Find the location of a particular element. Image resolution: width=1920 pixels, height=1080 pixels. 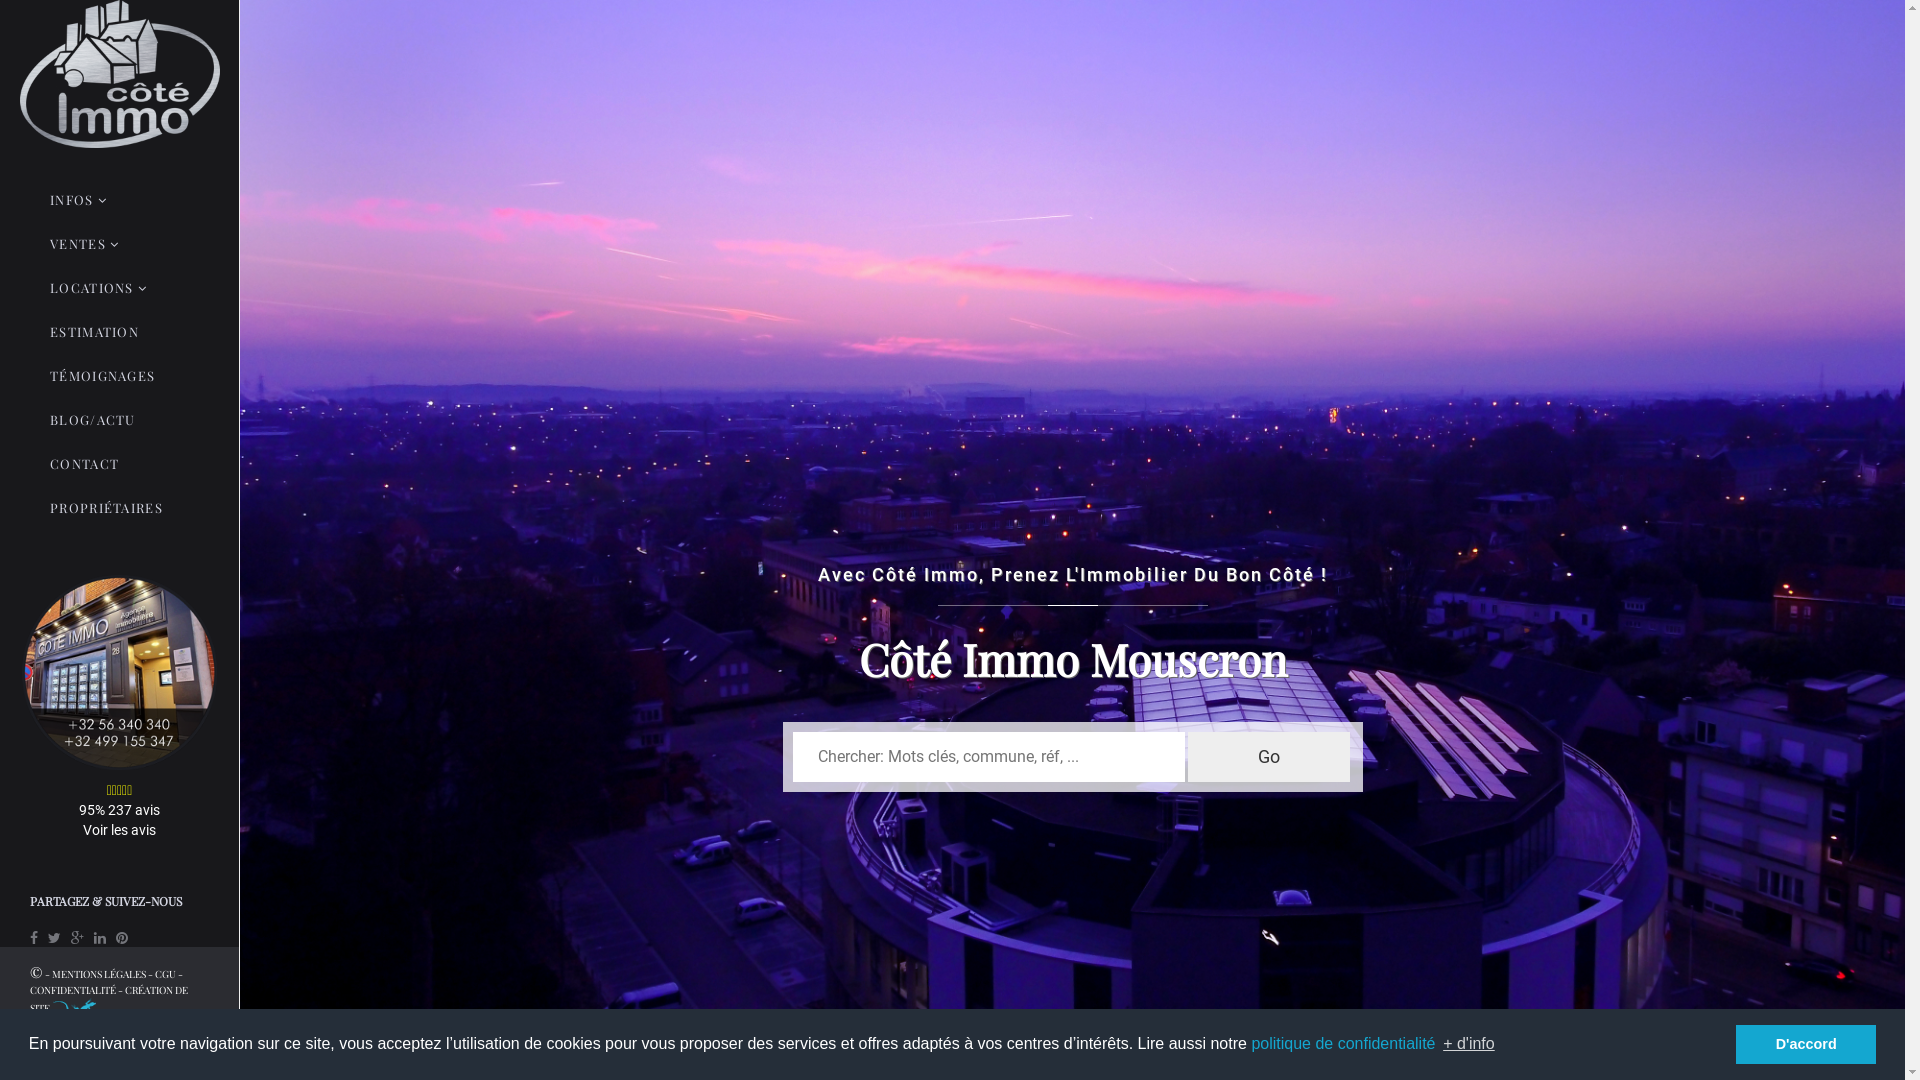

'ESTIMATION' is located at coordinates (49, 330).